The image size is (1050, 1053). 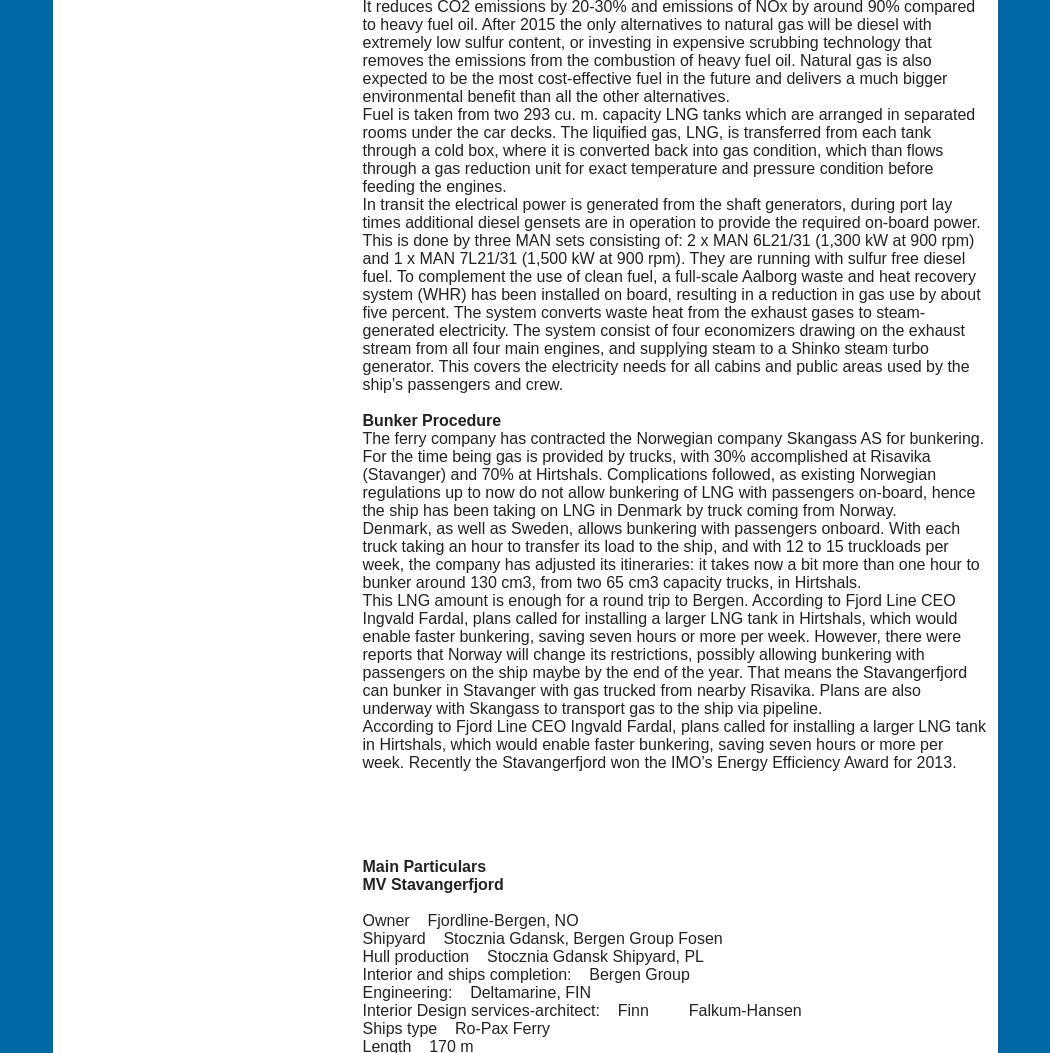 I want to click on 'Interior and ships completion:    Bergen Group', so click(x=525, y=973).